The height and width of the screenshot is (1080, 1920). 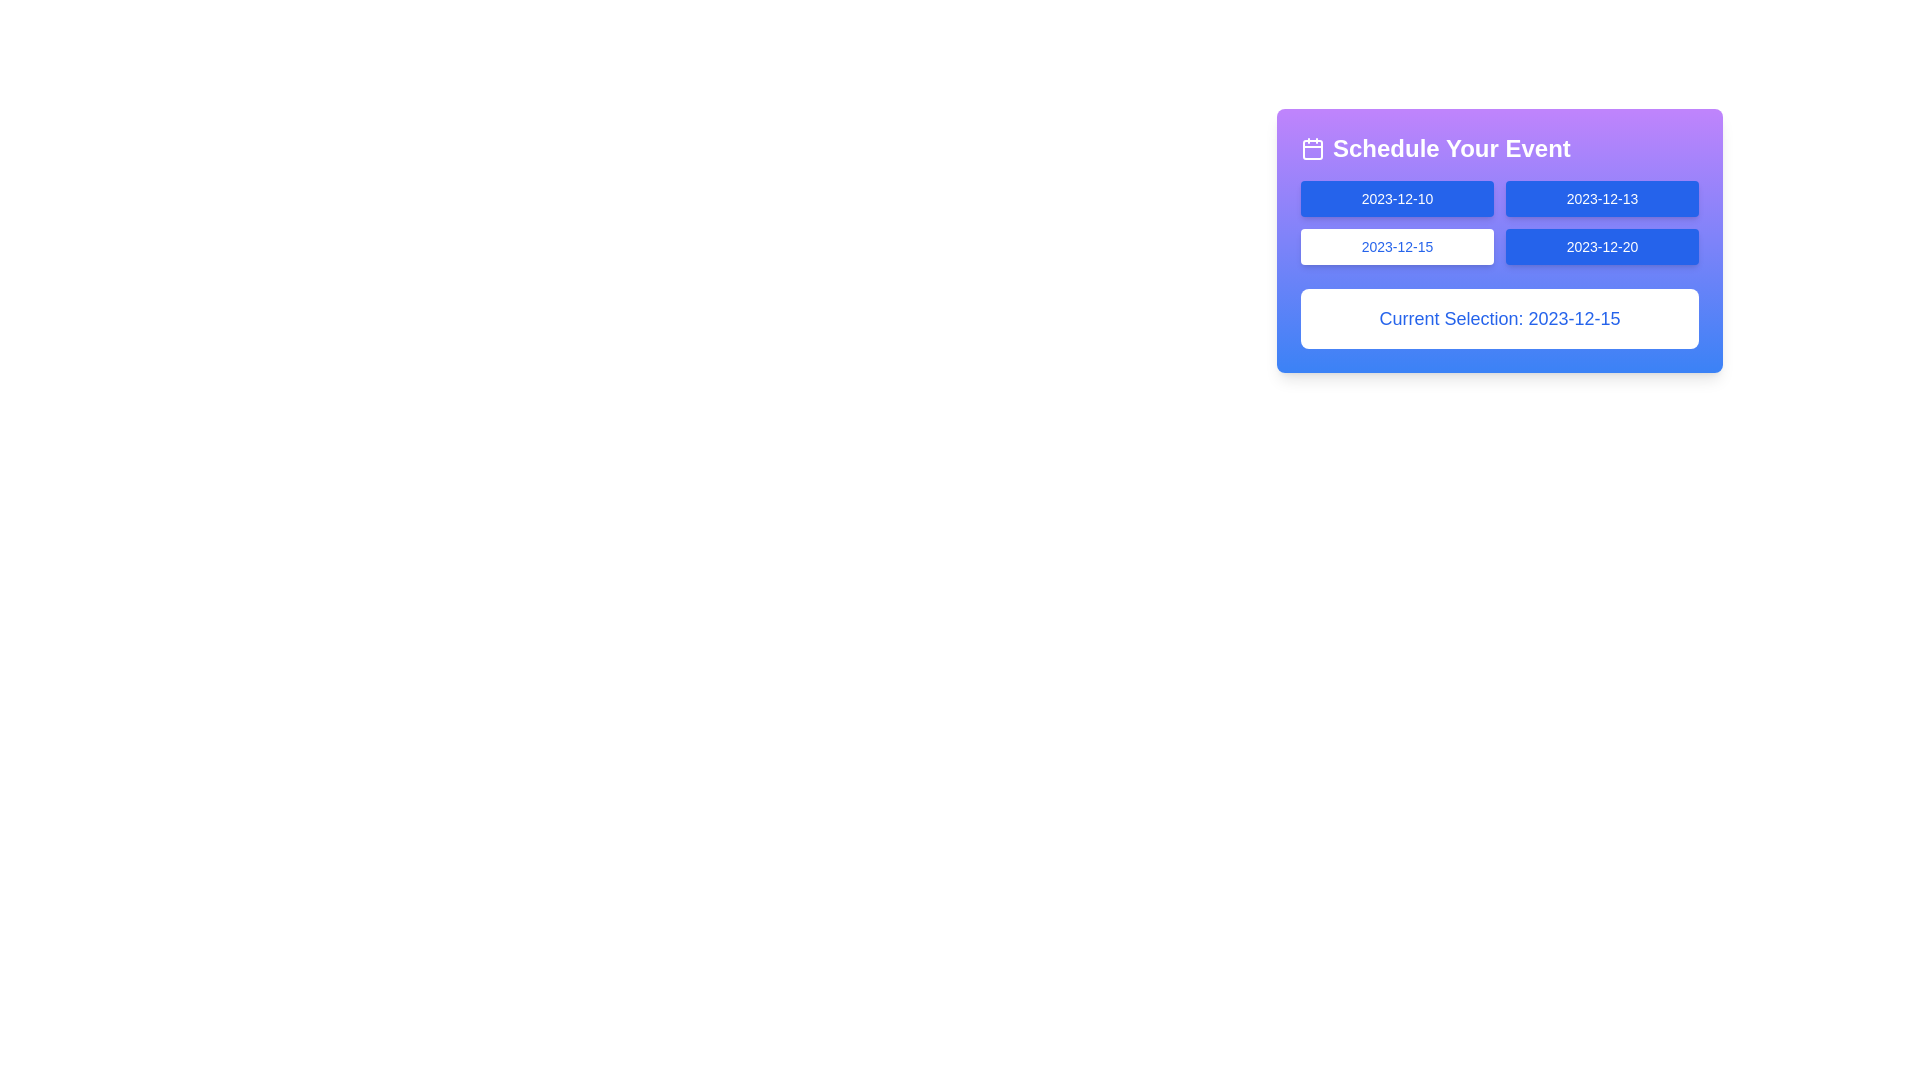 I want to click on the Heading element located at the top of the card with a gradient purple background, which provides a heading for scheduling an event, so click(x=1499, y=148).